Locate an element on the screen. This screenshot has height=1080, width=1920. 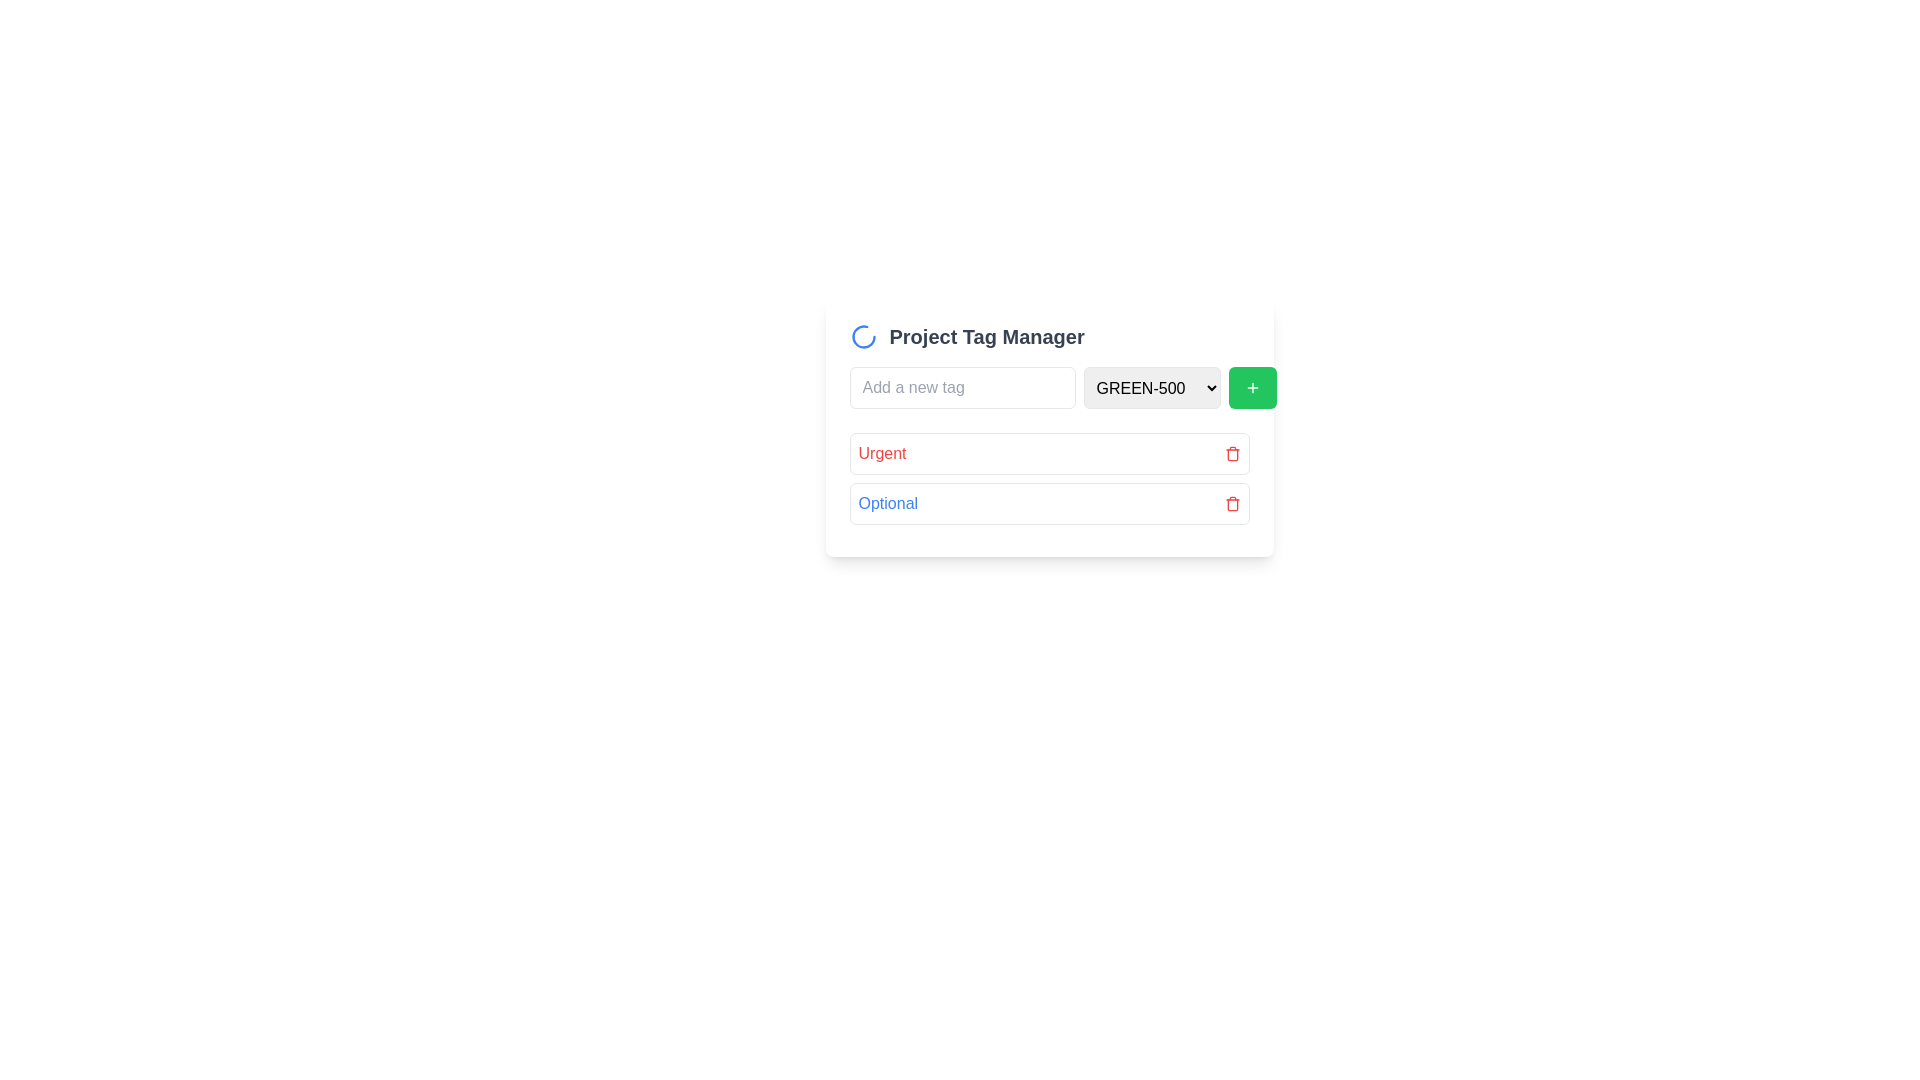
the text input field with the placeholder 'Add a new tag' to focus on it is located at coordinates (962, 388).